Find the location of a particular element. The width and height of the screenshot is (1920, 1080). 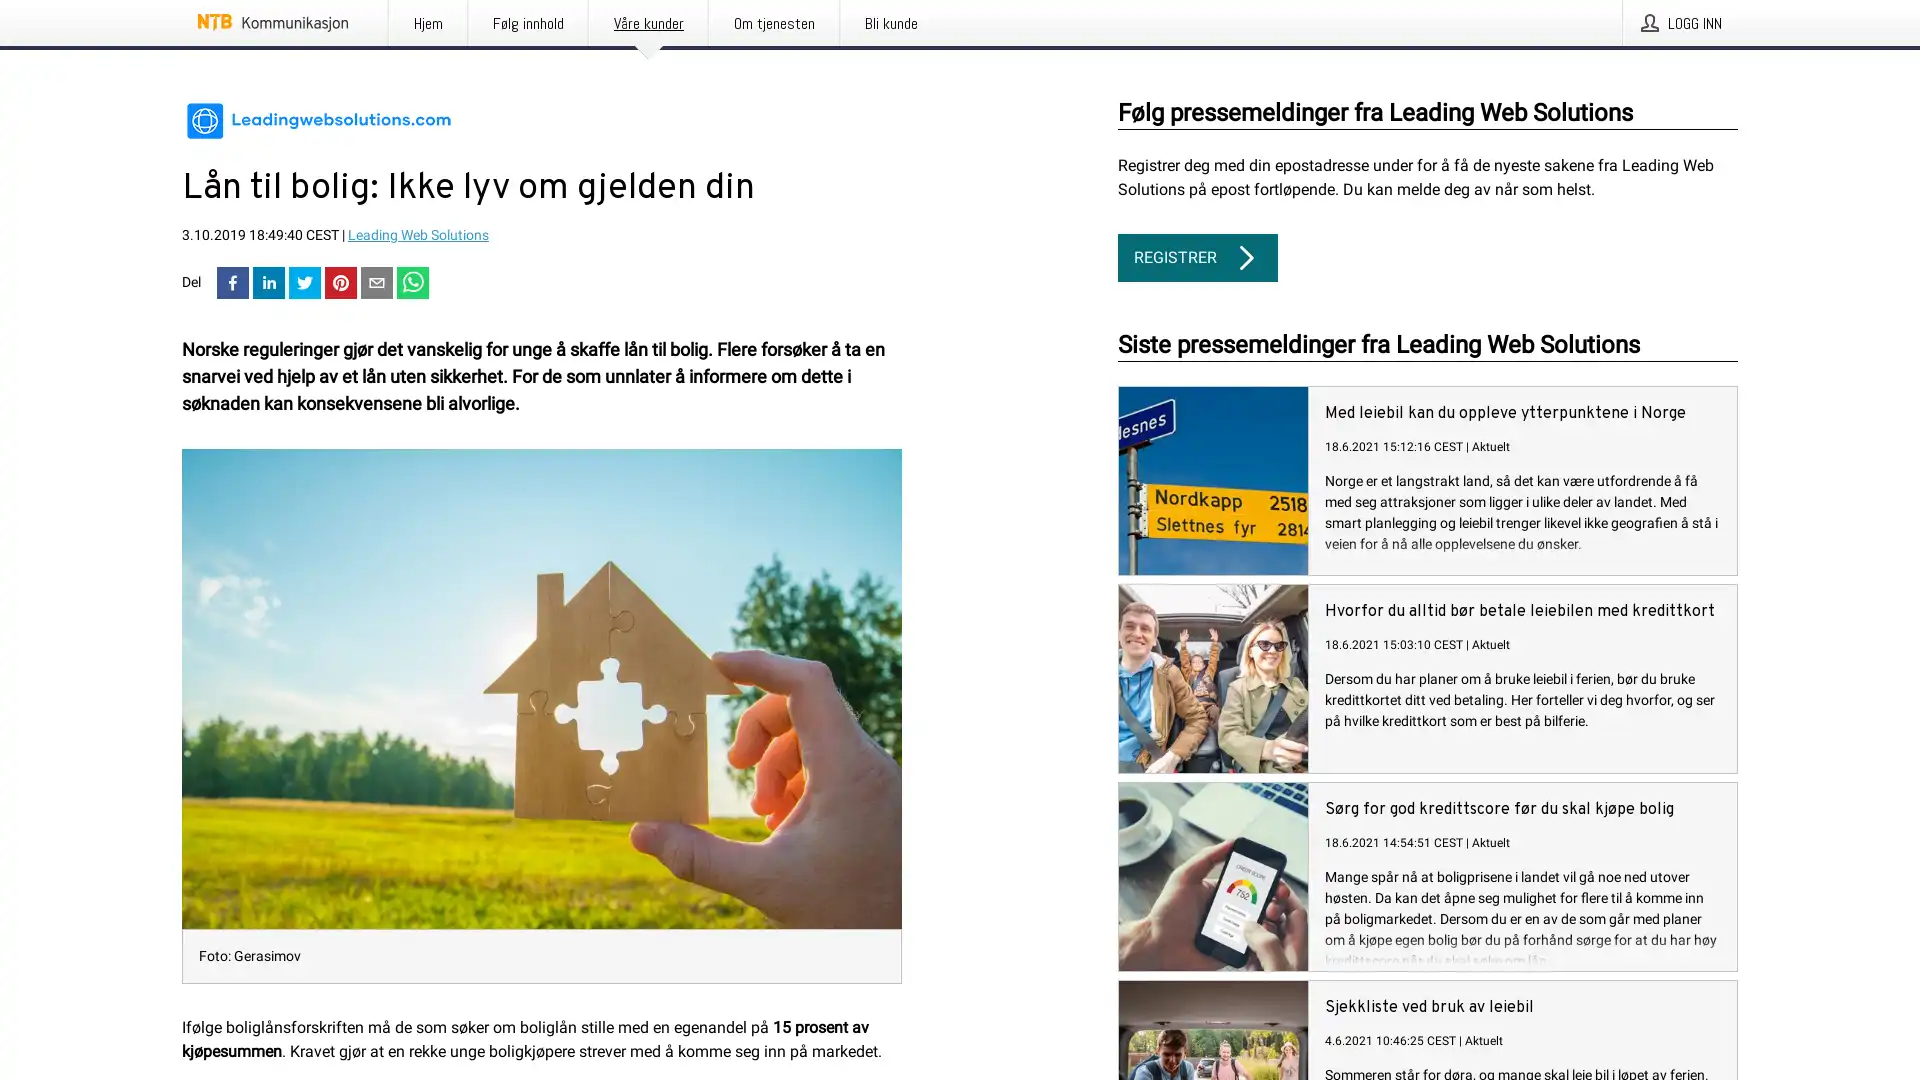

REGISTRER is located at coordinates (1198, 257).